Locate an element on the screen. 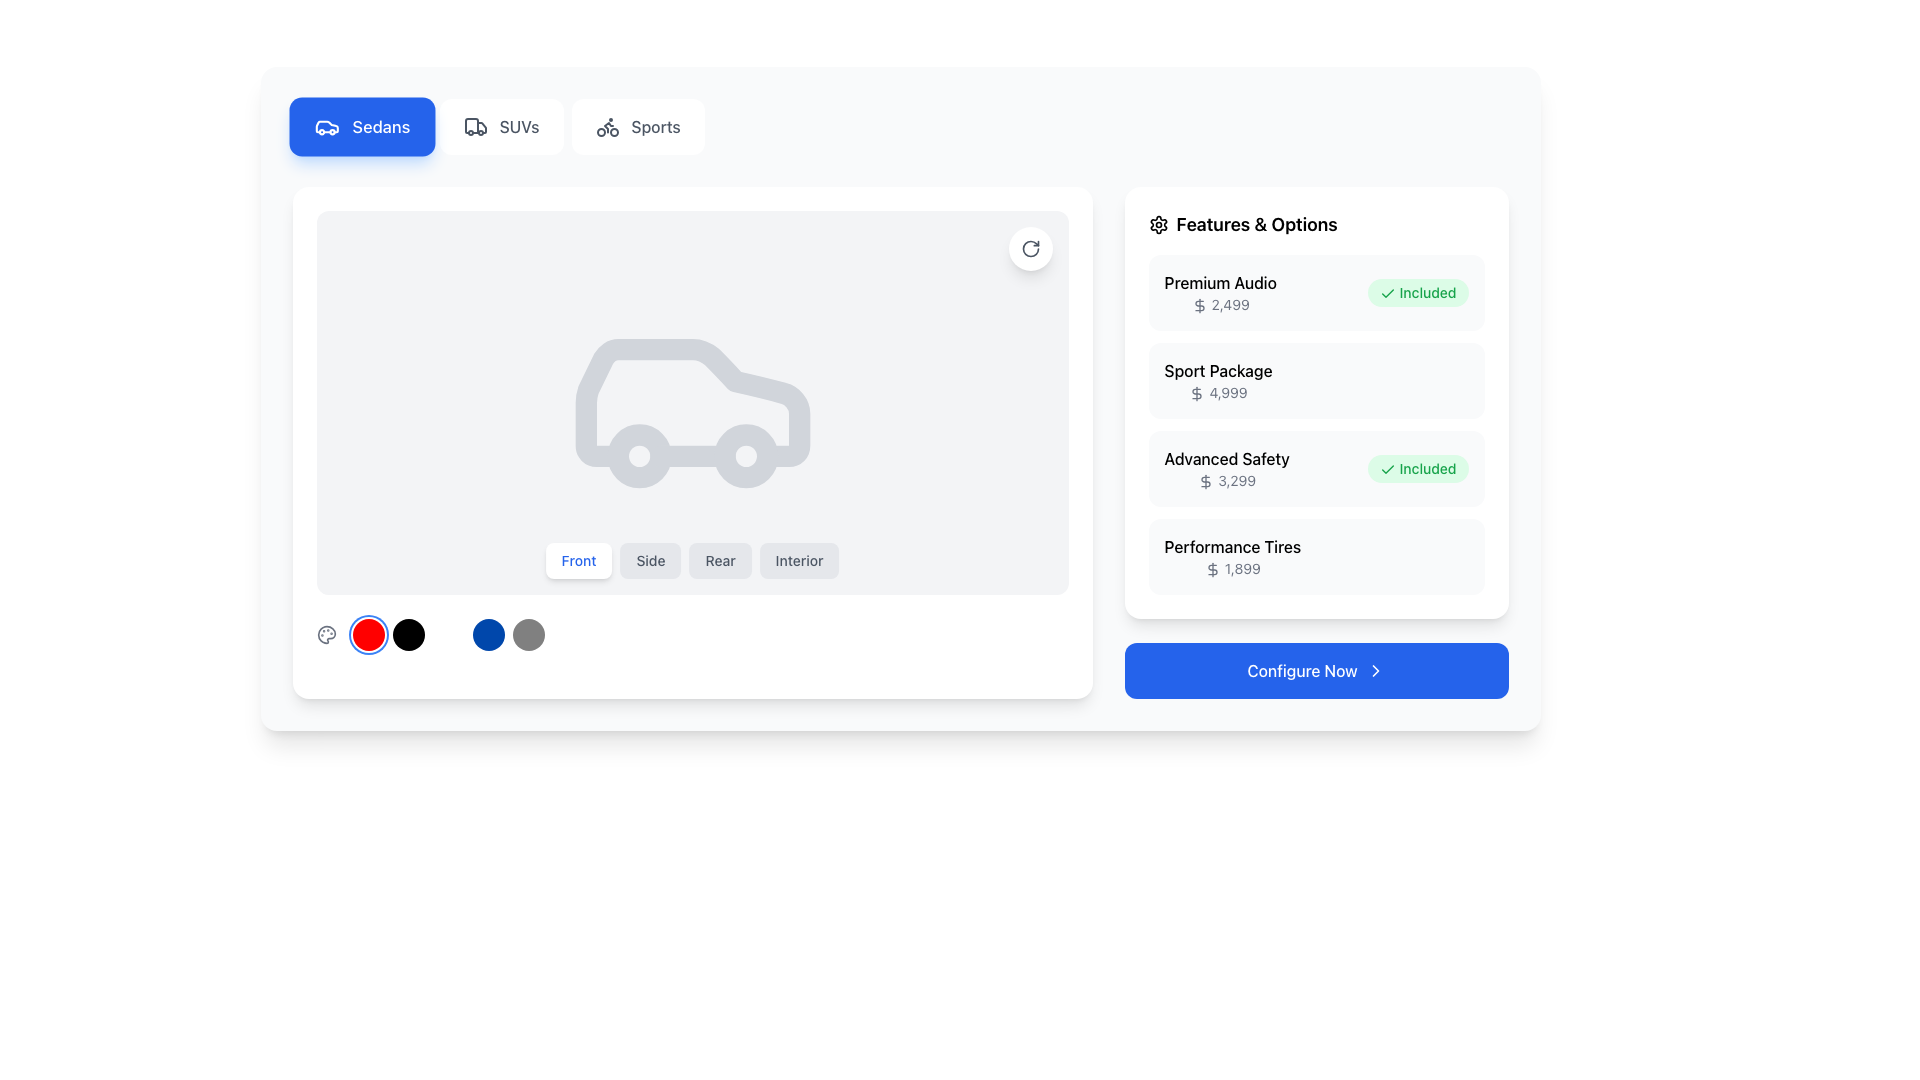 This screenshot has width=1920, height=1080. the dollar sign SVG graphic located in the 'Performance Tires' section of the 'Features & Options' panel, which is styled with a thin stroke and positioned to the left of the price '1,899' is located at coordinates (1211, 570).